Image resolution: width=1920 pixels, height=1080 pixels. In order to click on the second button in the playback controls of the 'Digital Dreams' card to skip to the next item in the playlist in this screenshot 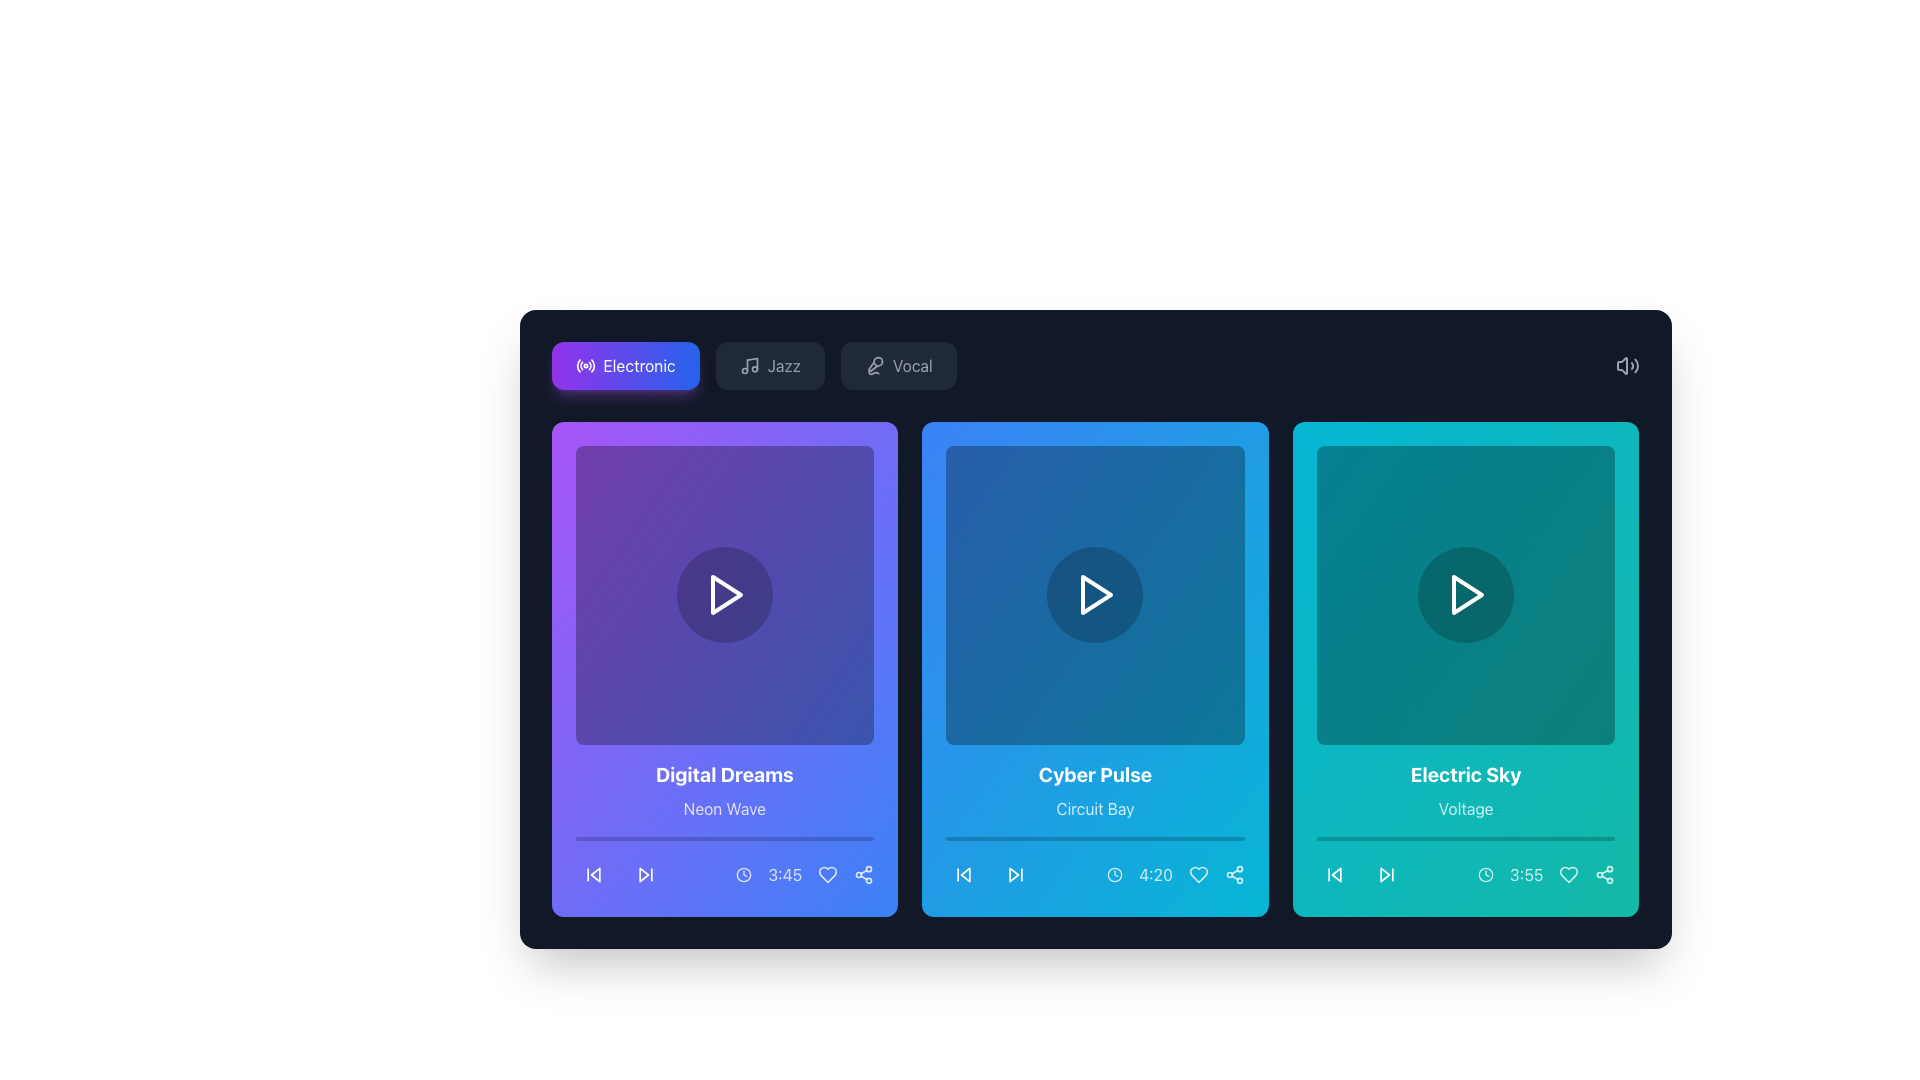, I will do `click(645, 873)`.